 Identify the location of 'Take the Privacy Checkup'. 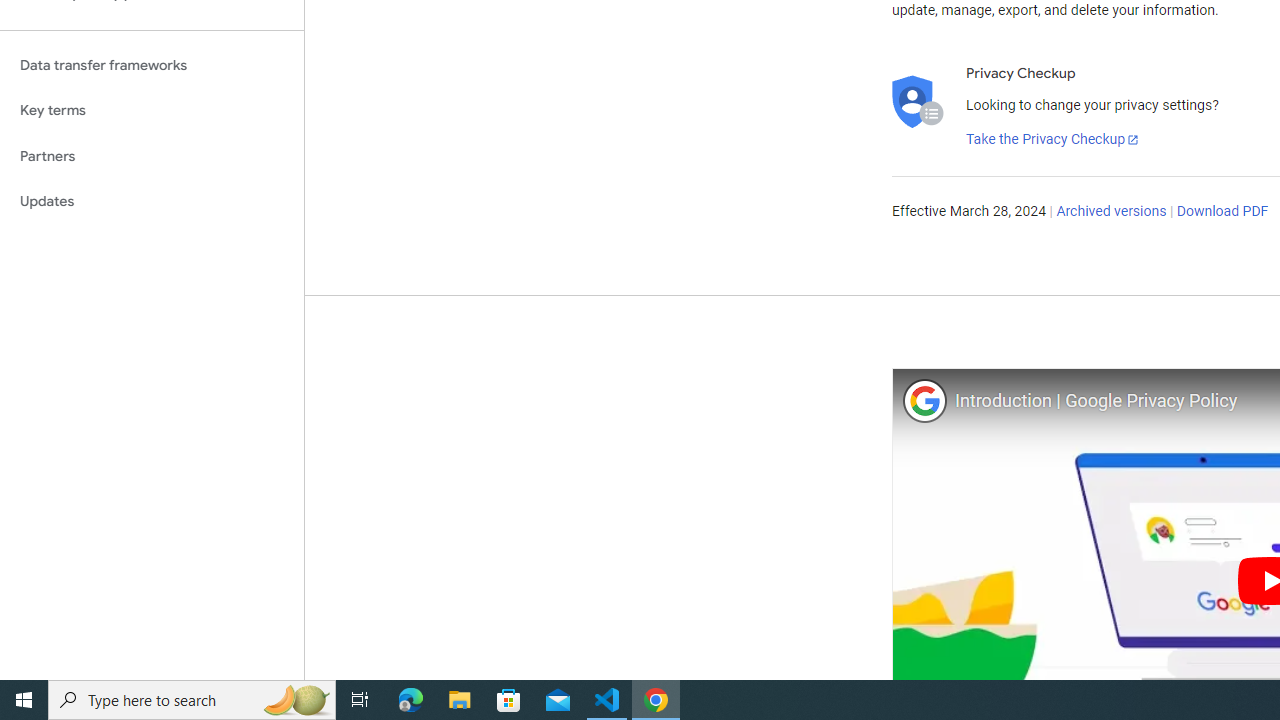
(1052, 139).